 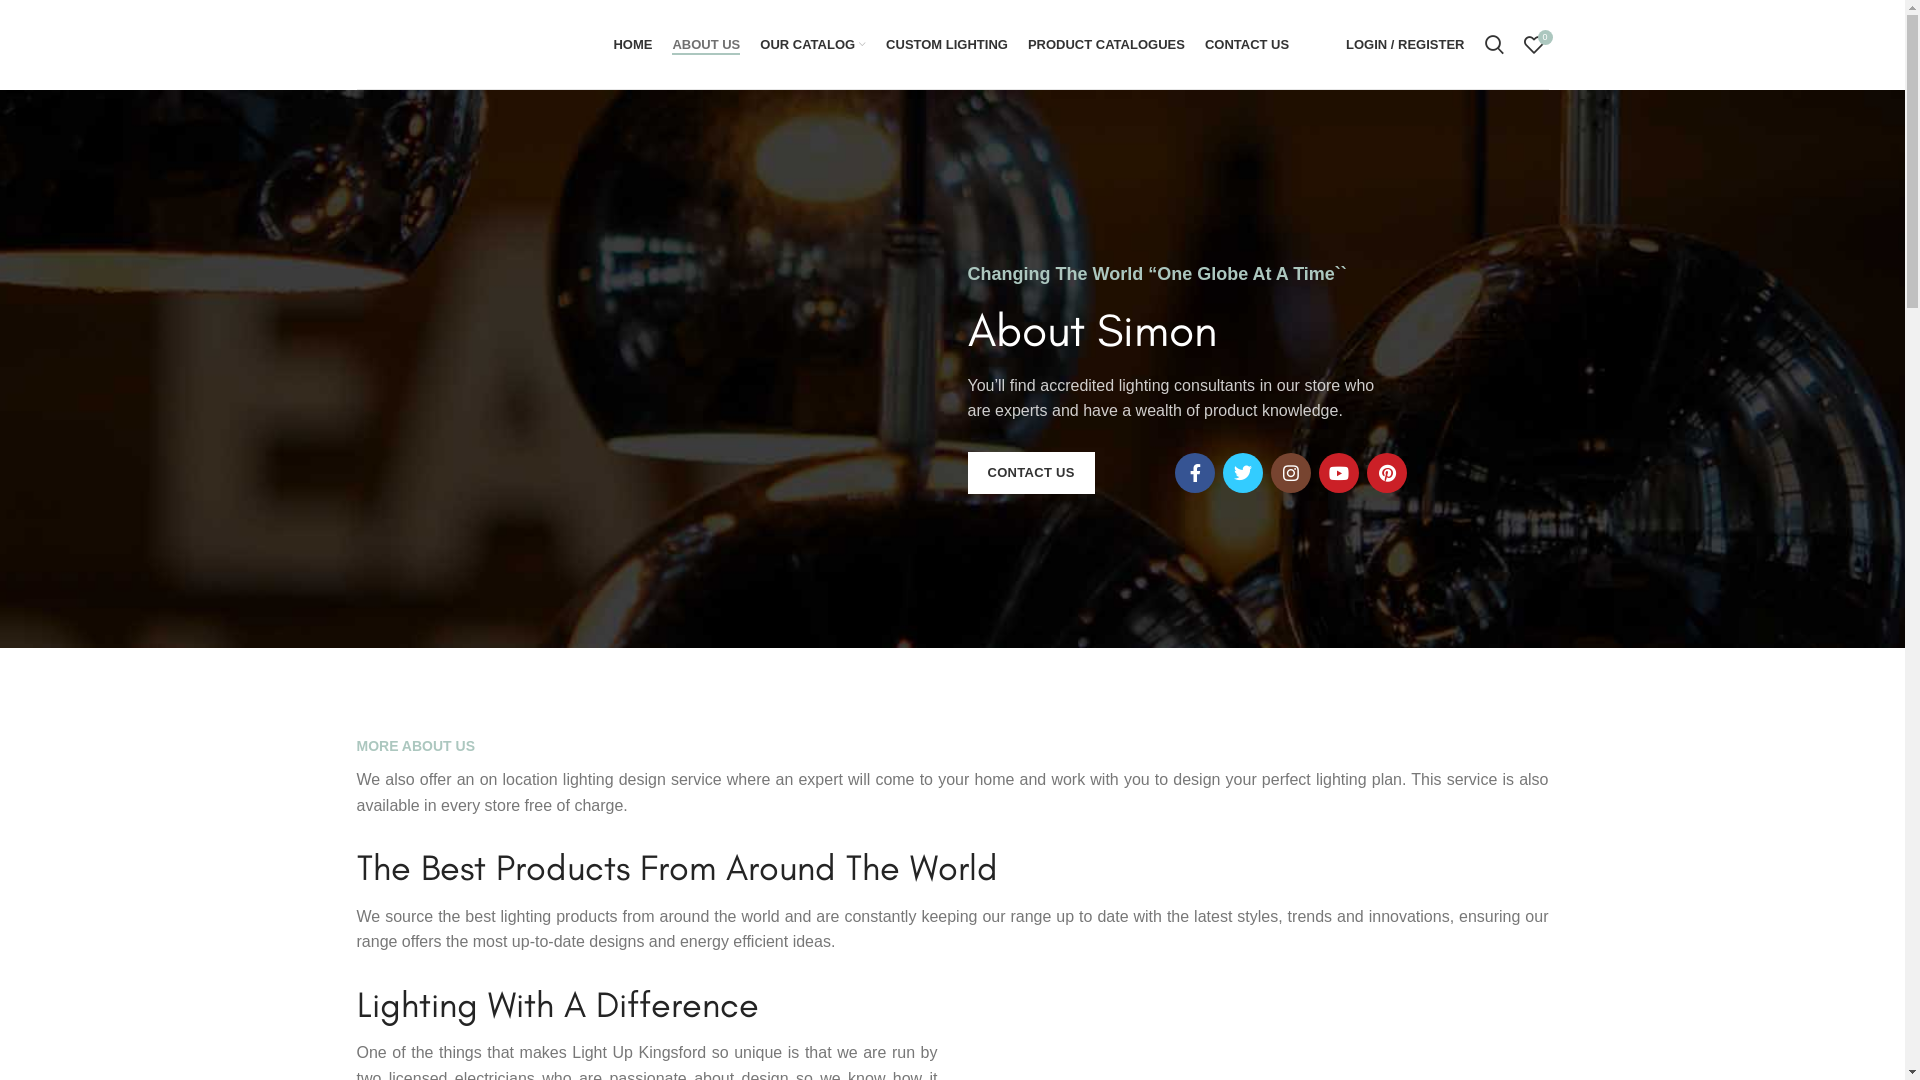 What do you see at coordinates (1246, 43) in the screenshot?
I see `'CONTACT US'` at bounding box center [1246, 43].